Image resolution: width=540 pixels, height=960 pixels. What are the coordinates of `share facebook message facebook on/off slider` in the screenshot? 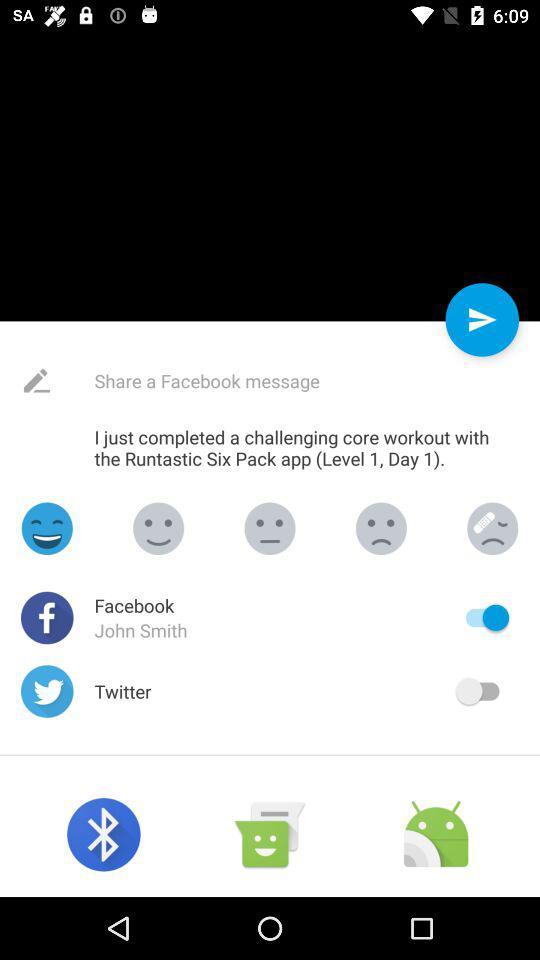 It's located at (481, 616).